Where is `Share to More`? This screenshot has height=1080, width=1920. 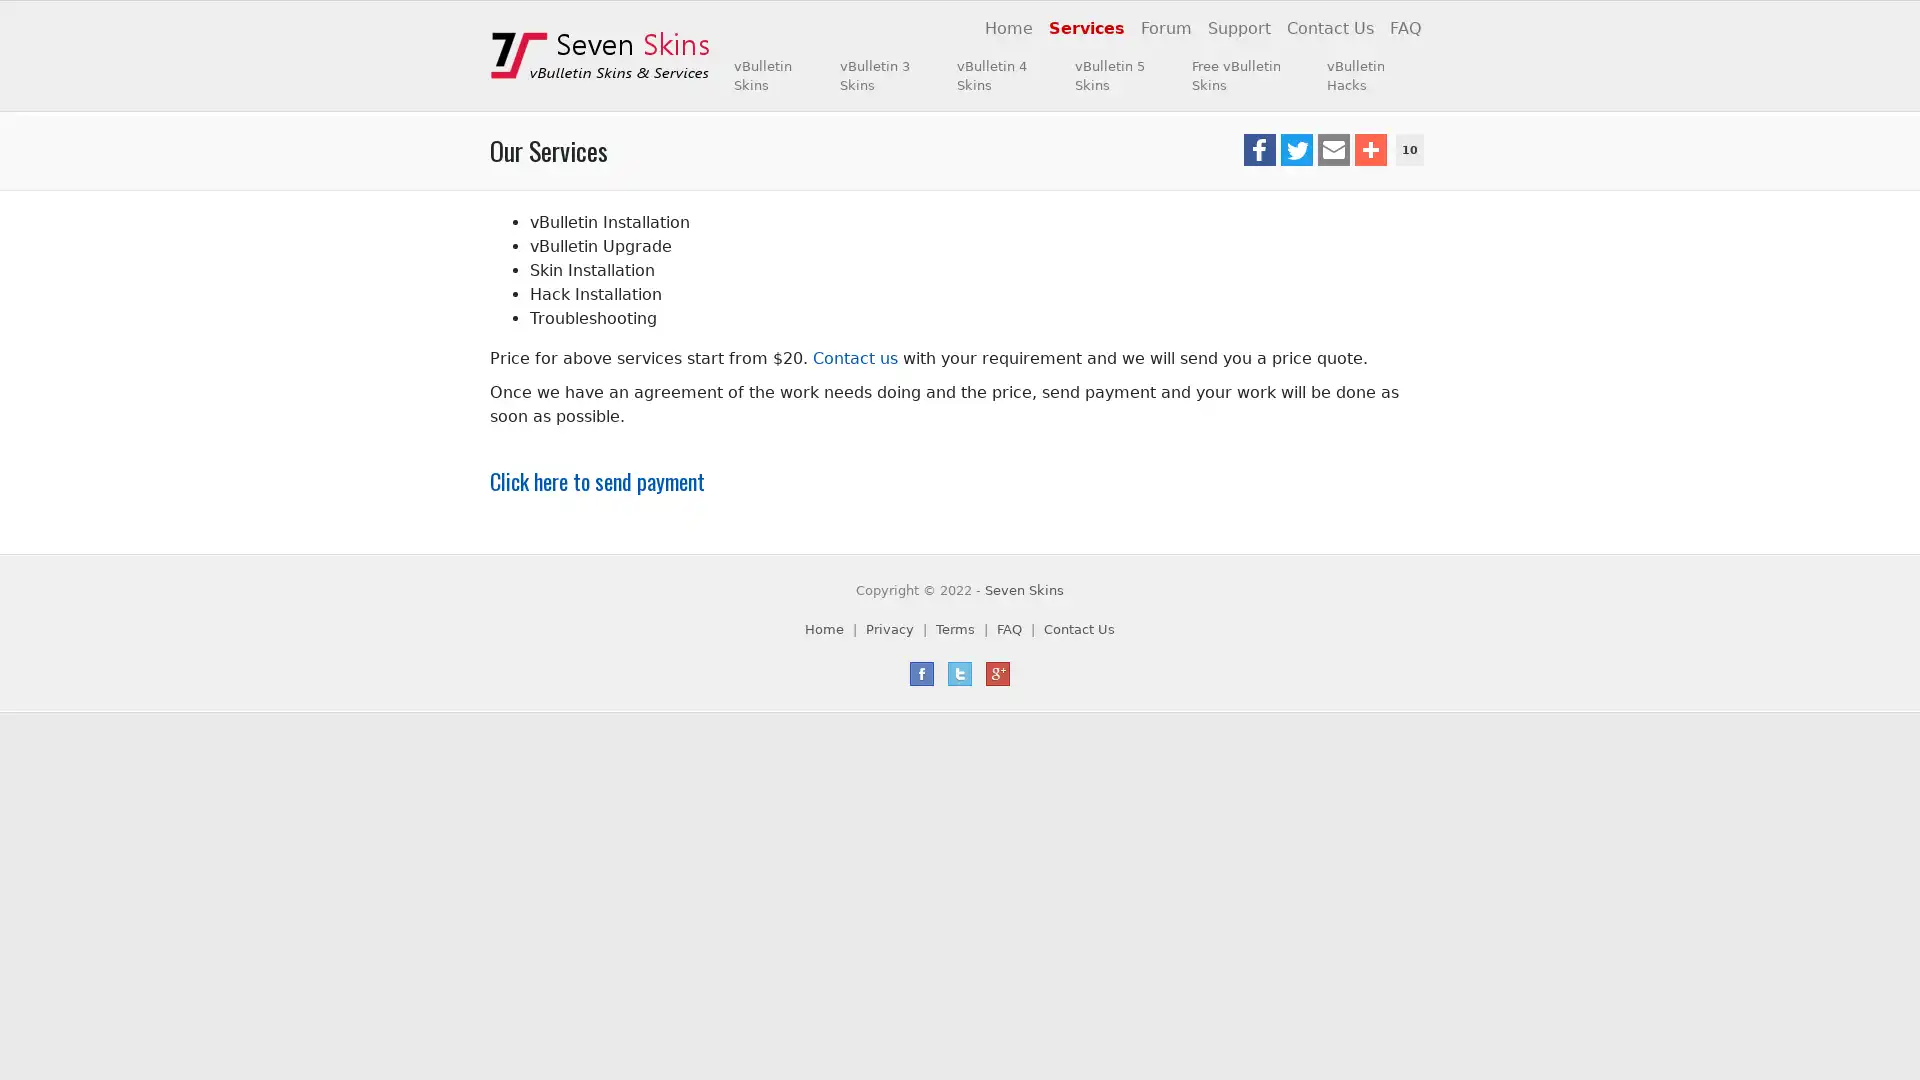
Share to More is located at coordinates (1368, 149).